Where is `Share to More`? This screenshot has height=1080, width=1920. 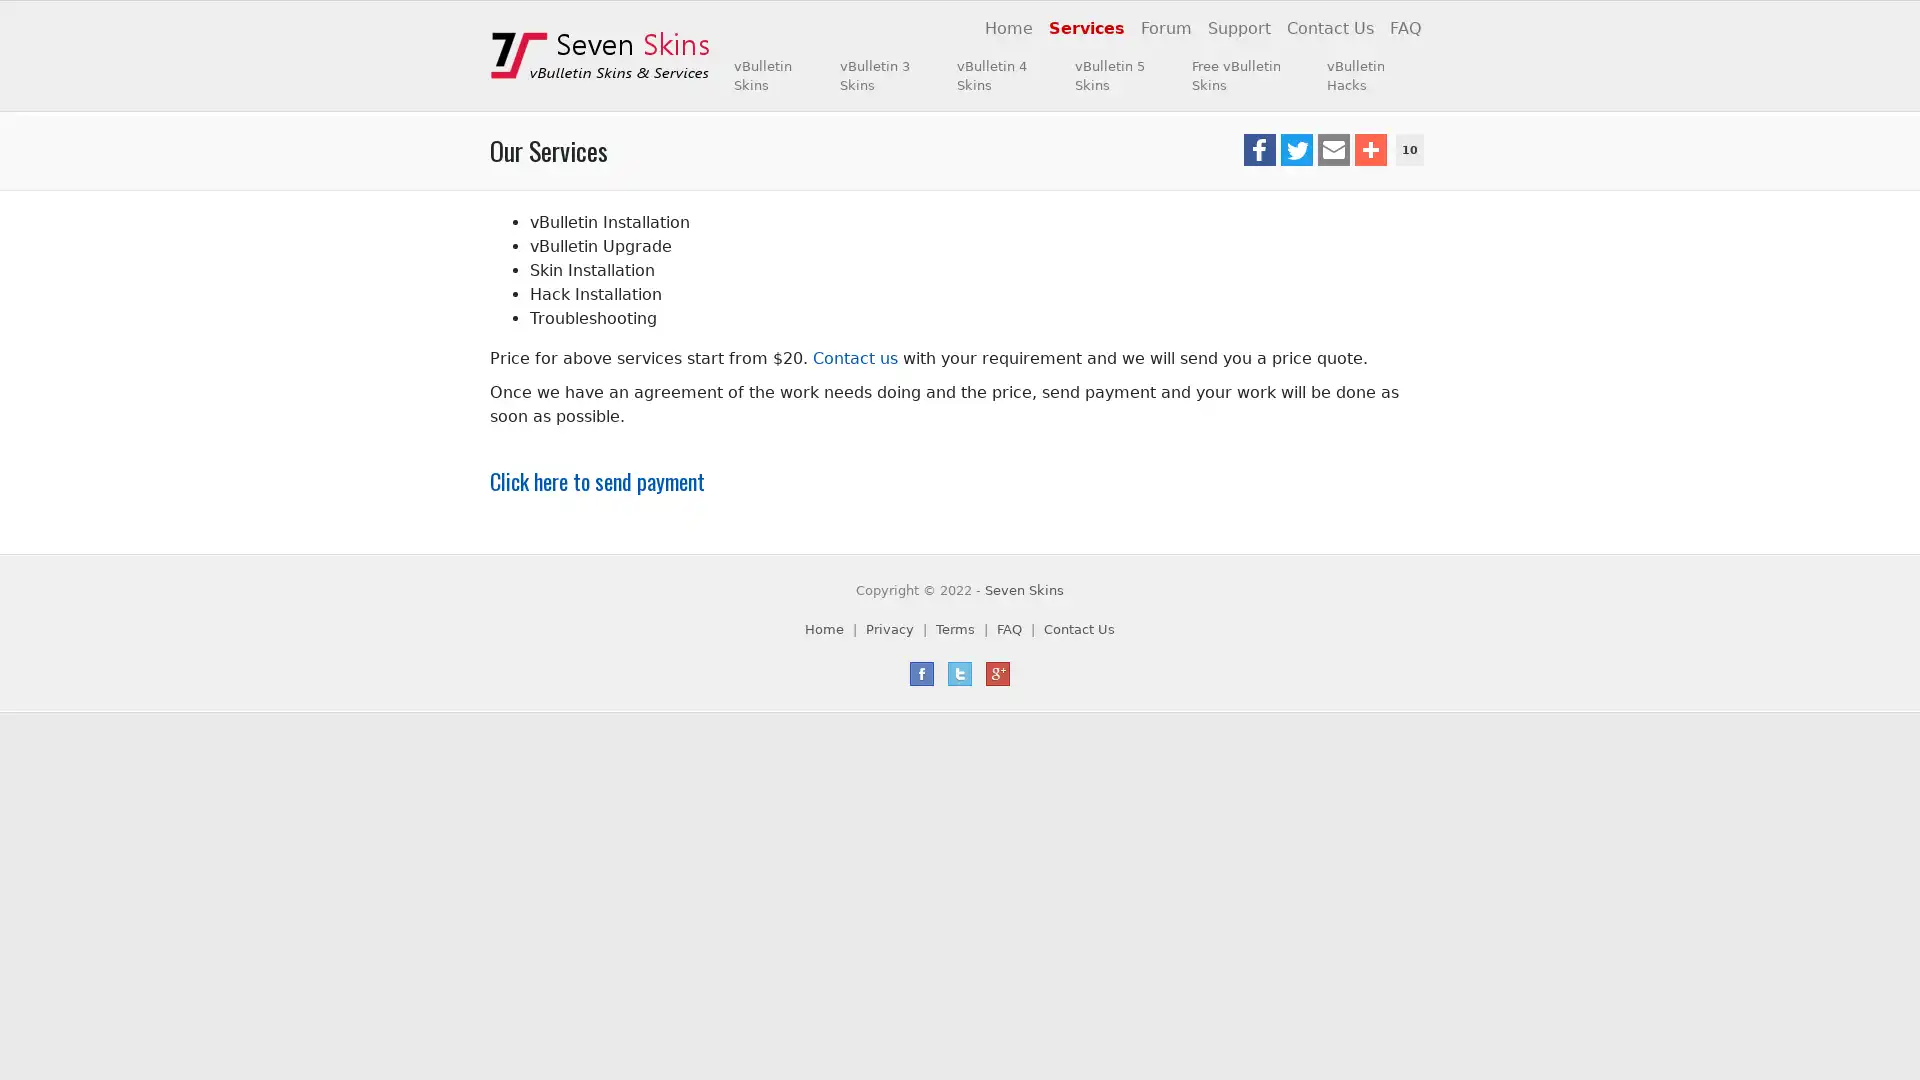
Share to More is located at coordinates (1368, 149).